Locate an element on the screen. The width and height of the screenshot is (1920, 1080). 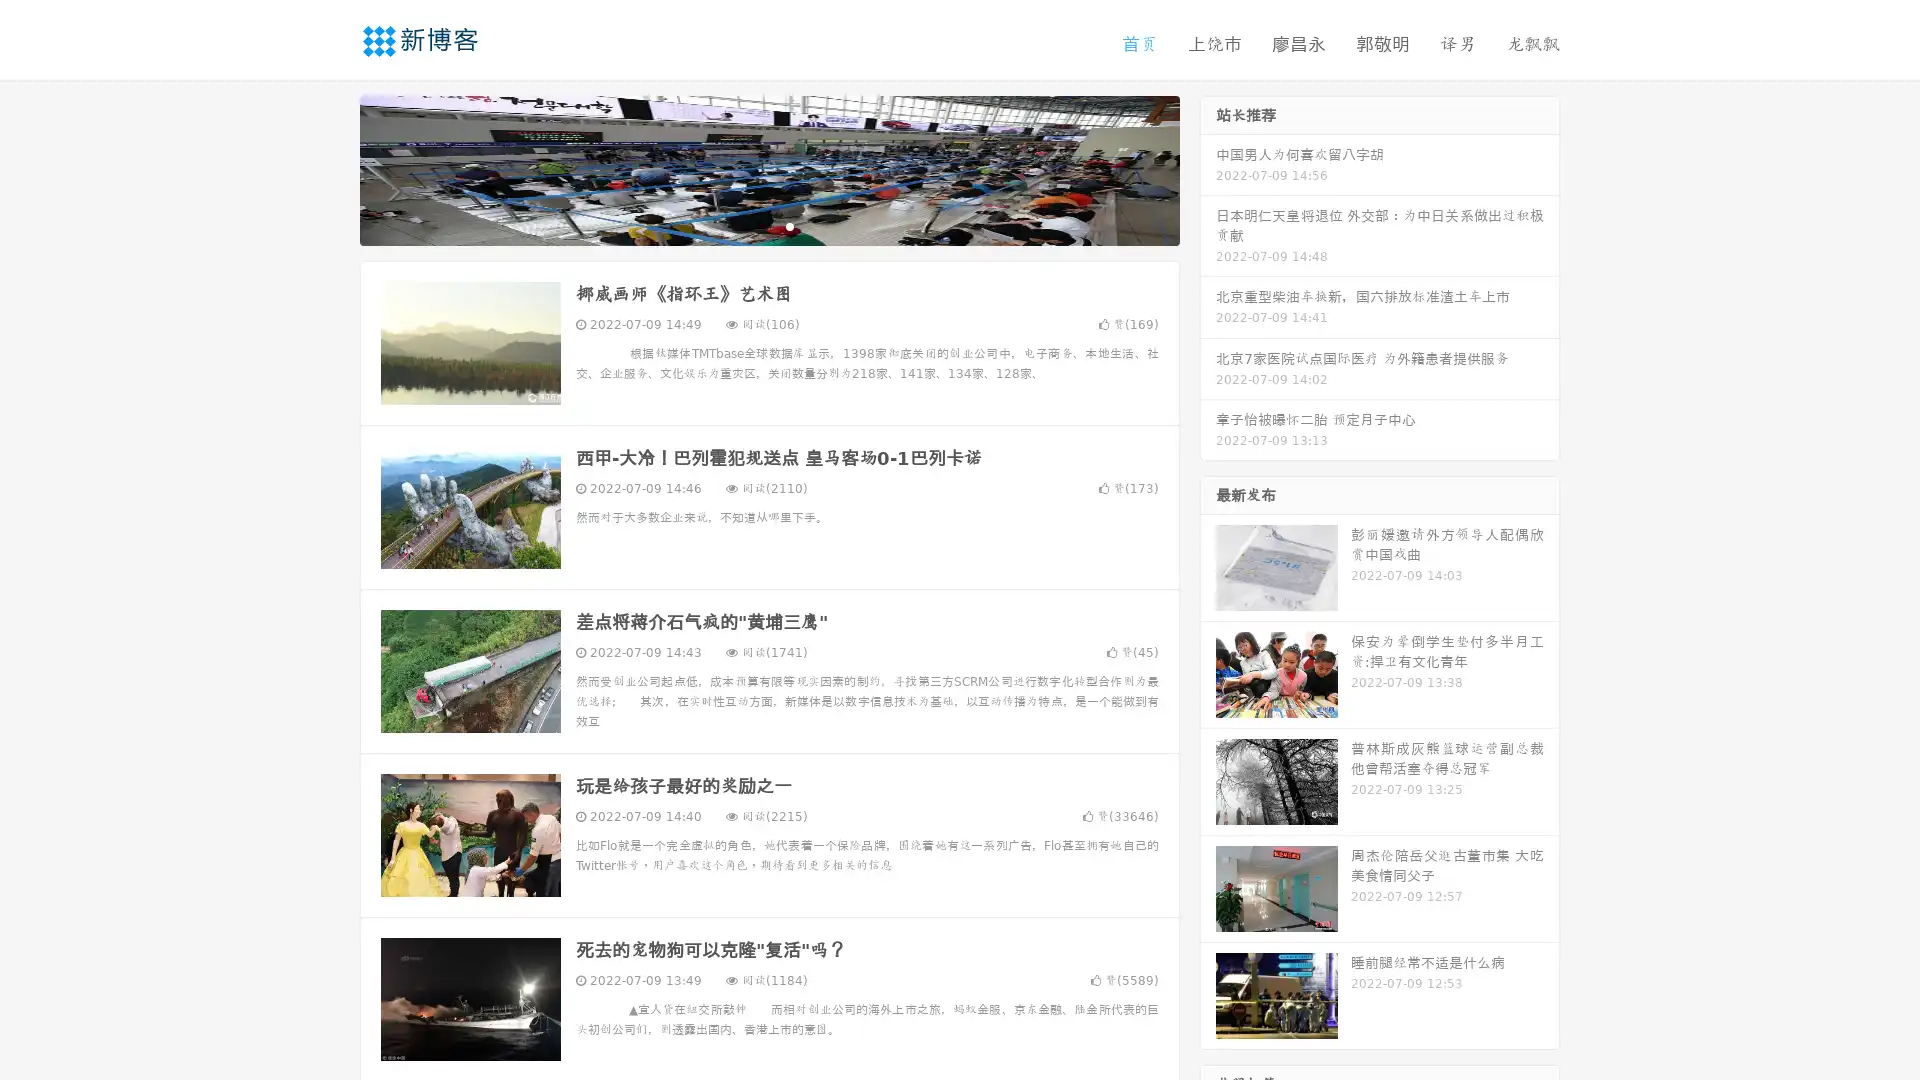
Next slide is located at coordinates (1208, 168).